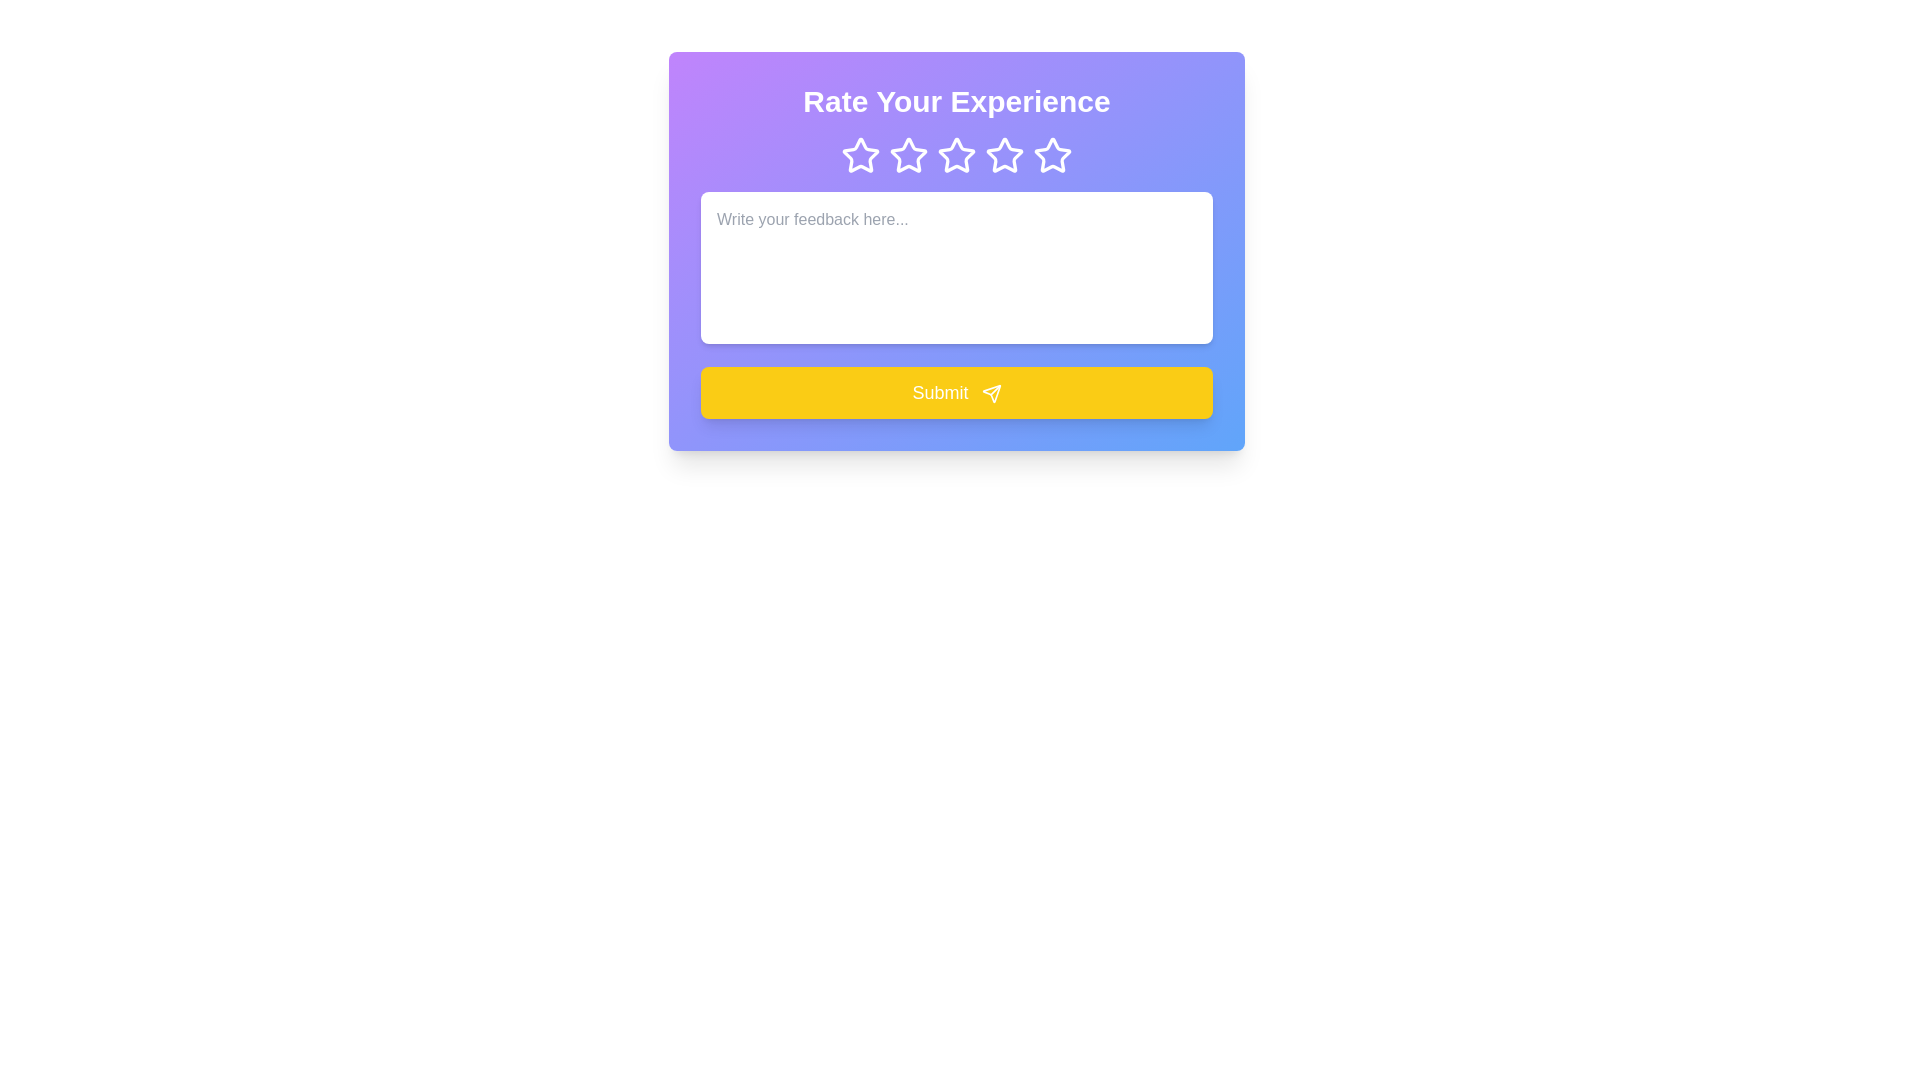 Image resolution: width=1920 pixels, height=1080 pixels. What do you see at coordinates (955, 154) in the screenshot?
I see `the third star rating icon, which is light purple and located in the center of the feedback section` at bounding box center [955, 154].